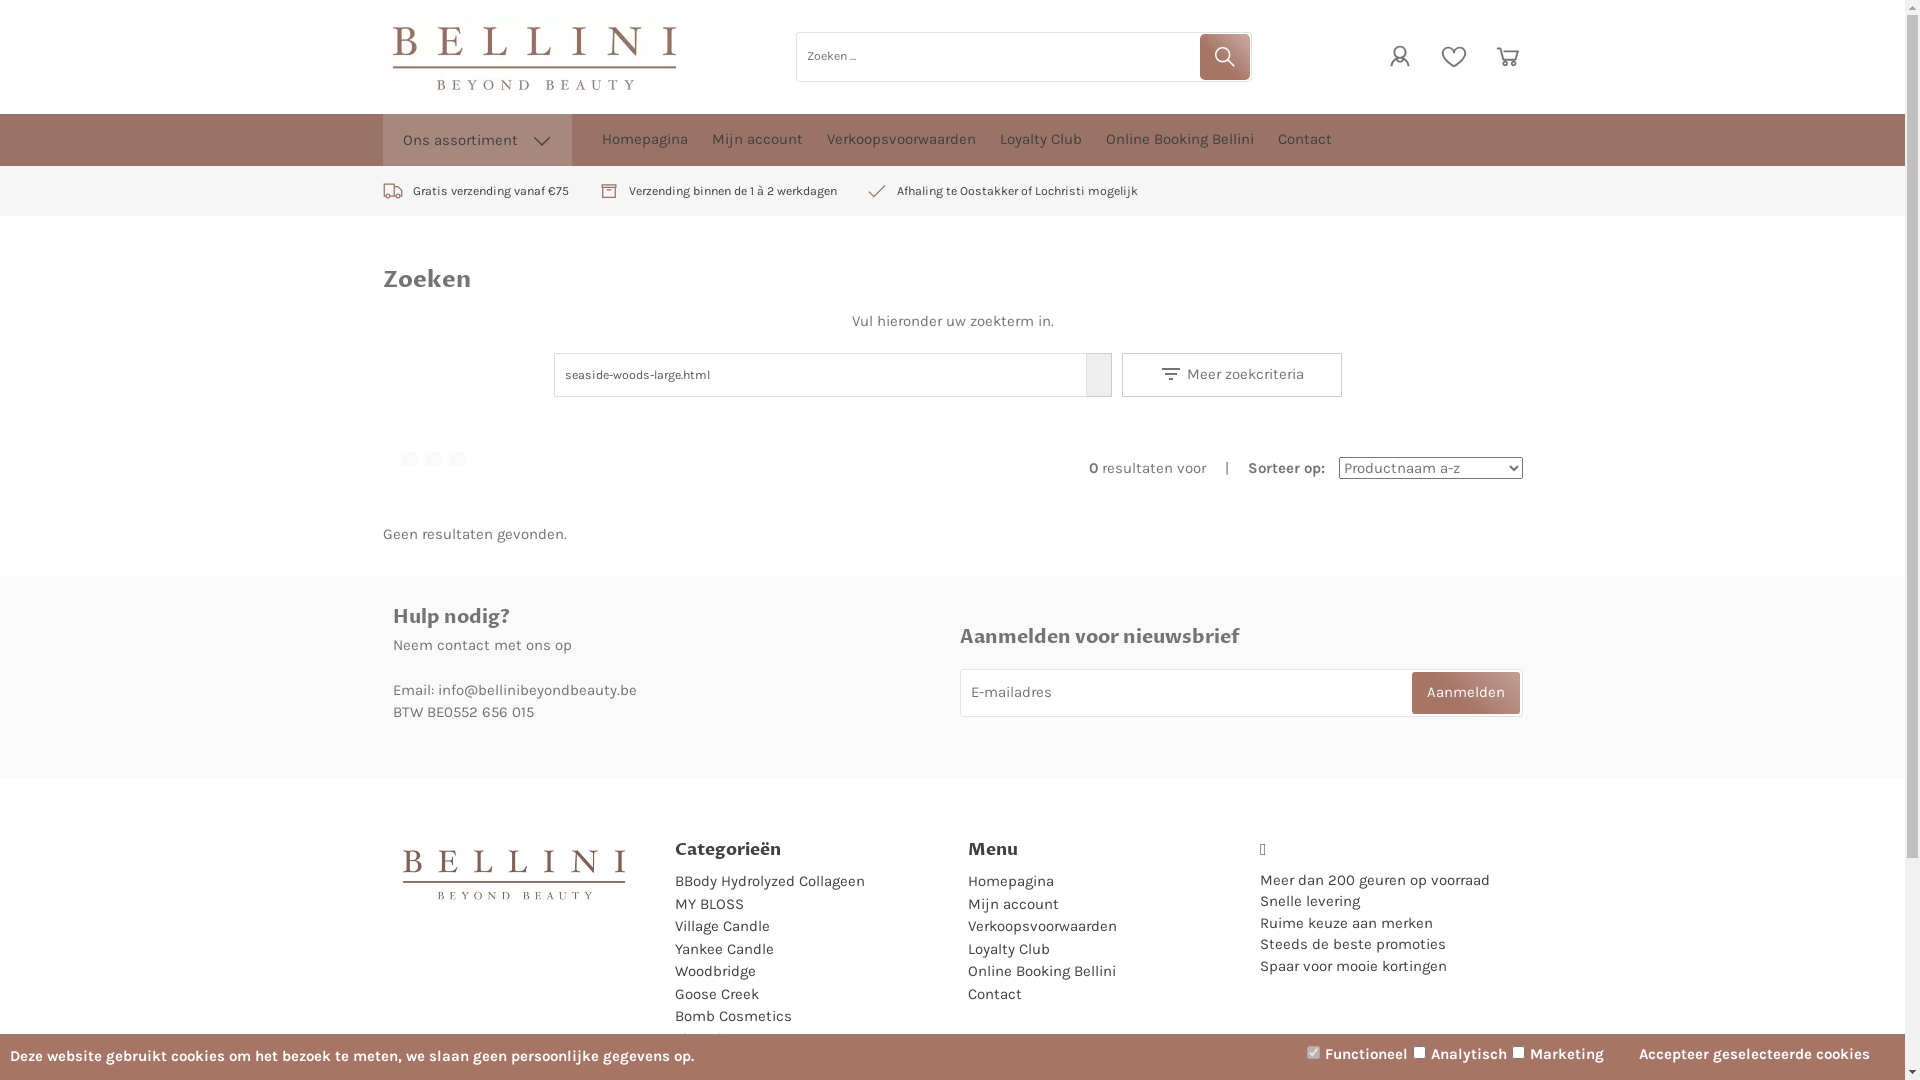  I want to click on 'Yankee Candle', so click(675, 947).